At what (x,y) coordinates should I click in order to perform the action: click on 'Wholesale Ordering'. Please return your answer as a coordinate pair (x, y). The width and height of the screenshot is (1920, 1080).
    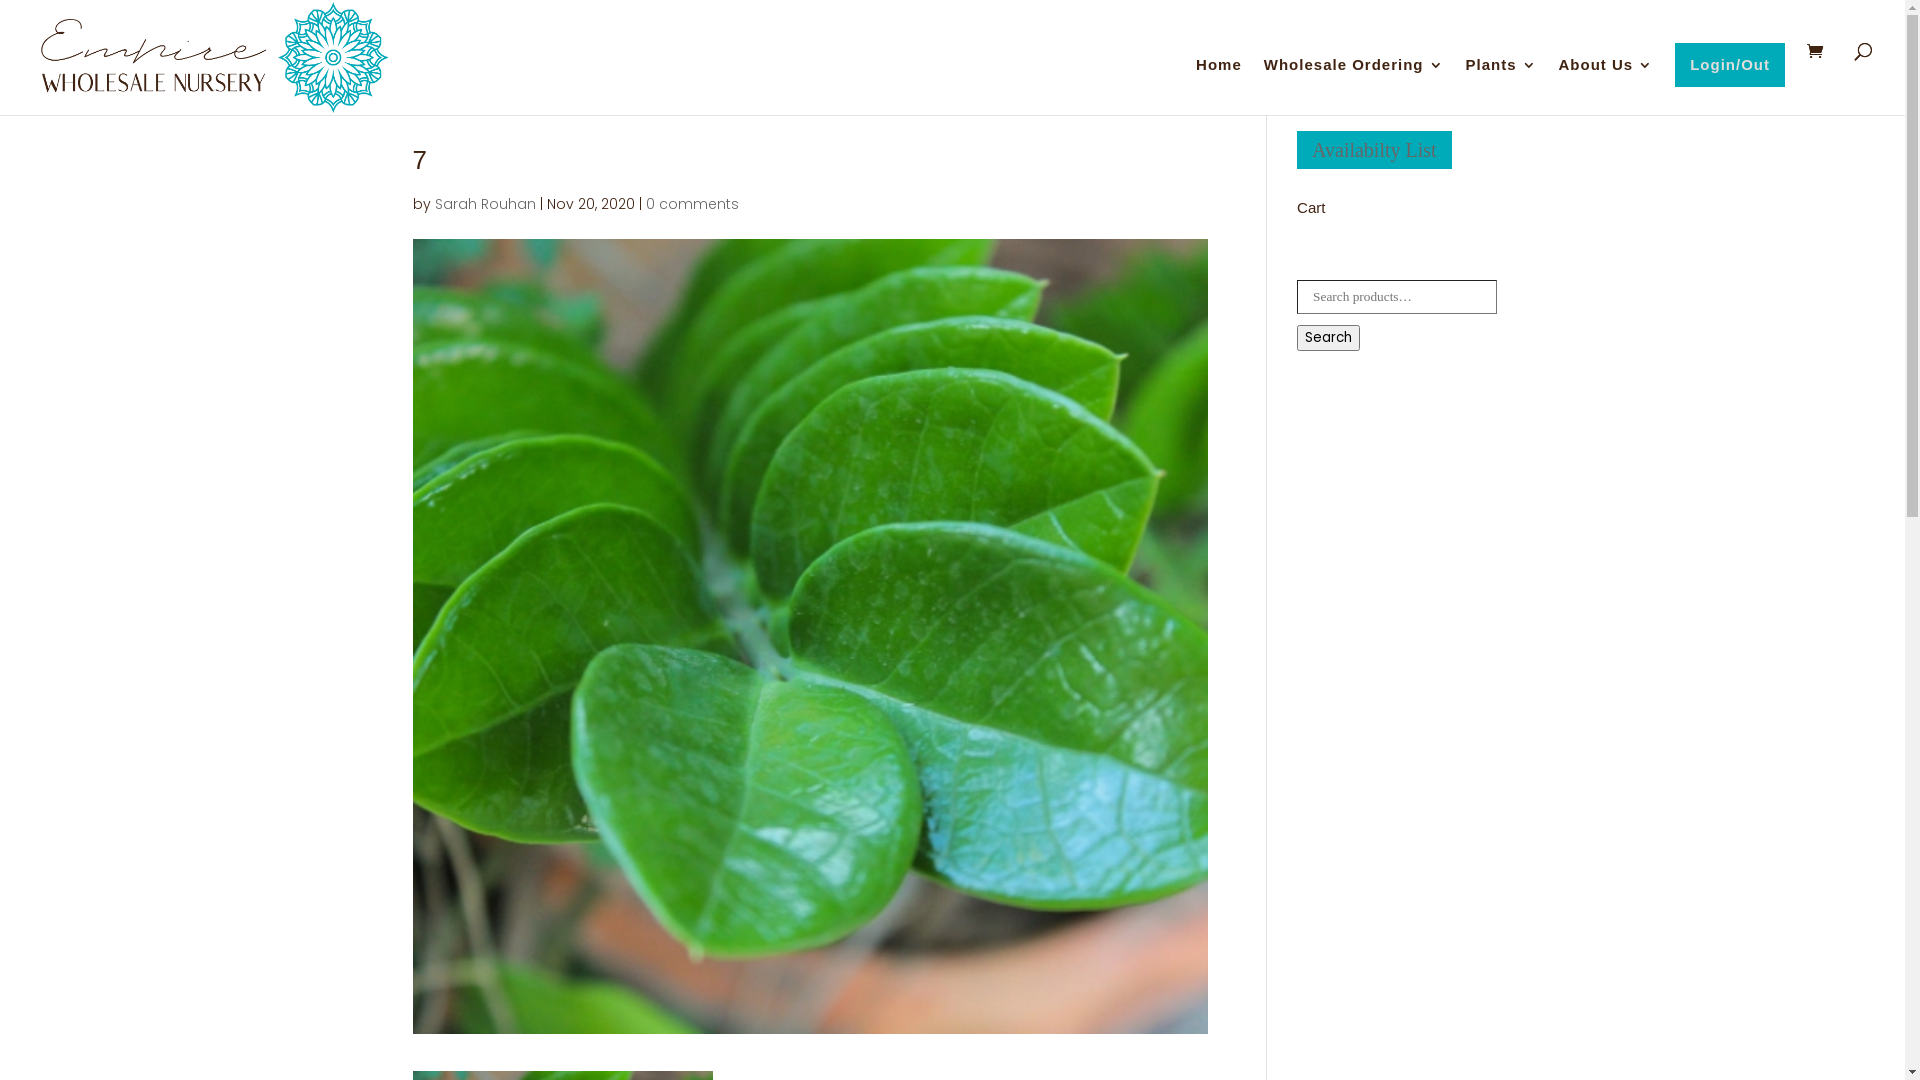
    Looking at the image, I should click on (1353, 85).